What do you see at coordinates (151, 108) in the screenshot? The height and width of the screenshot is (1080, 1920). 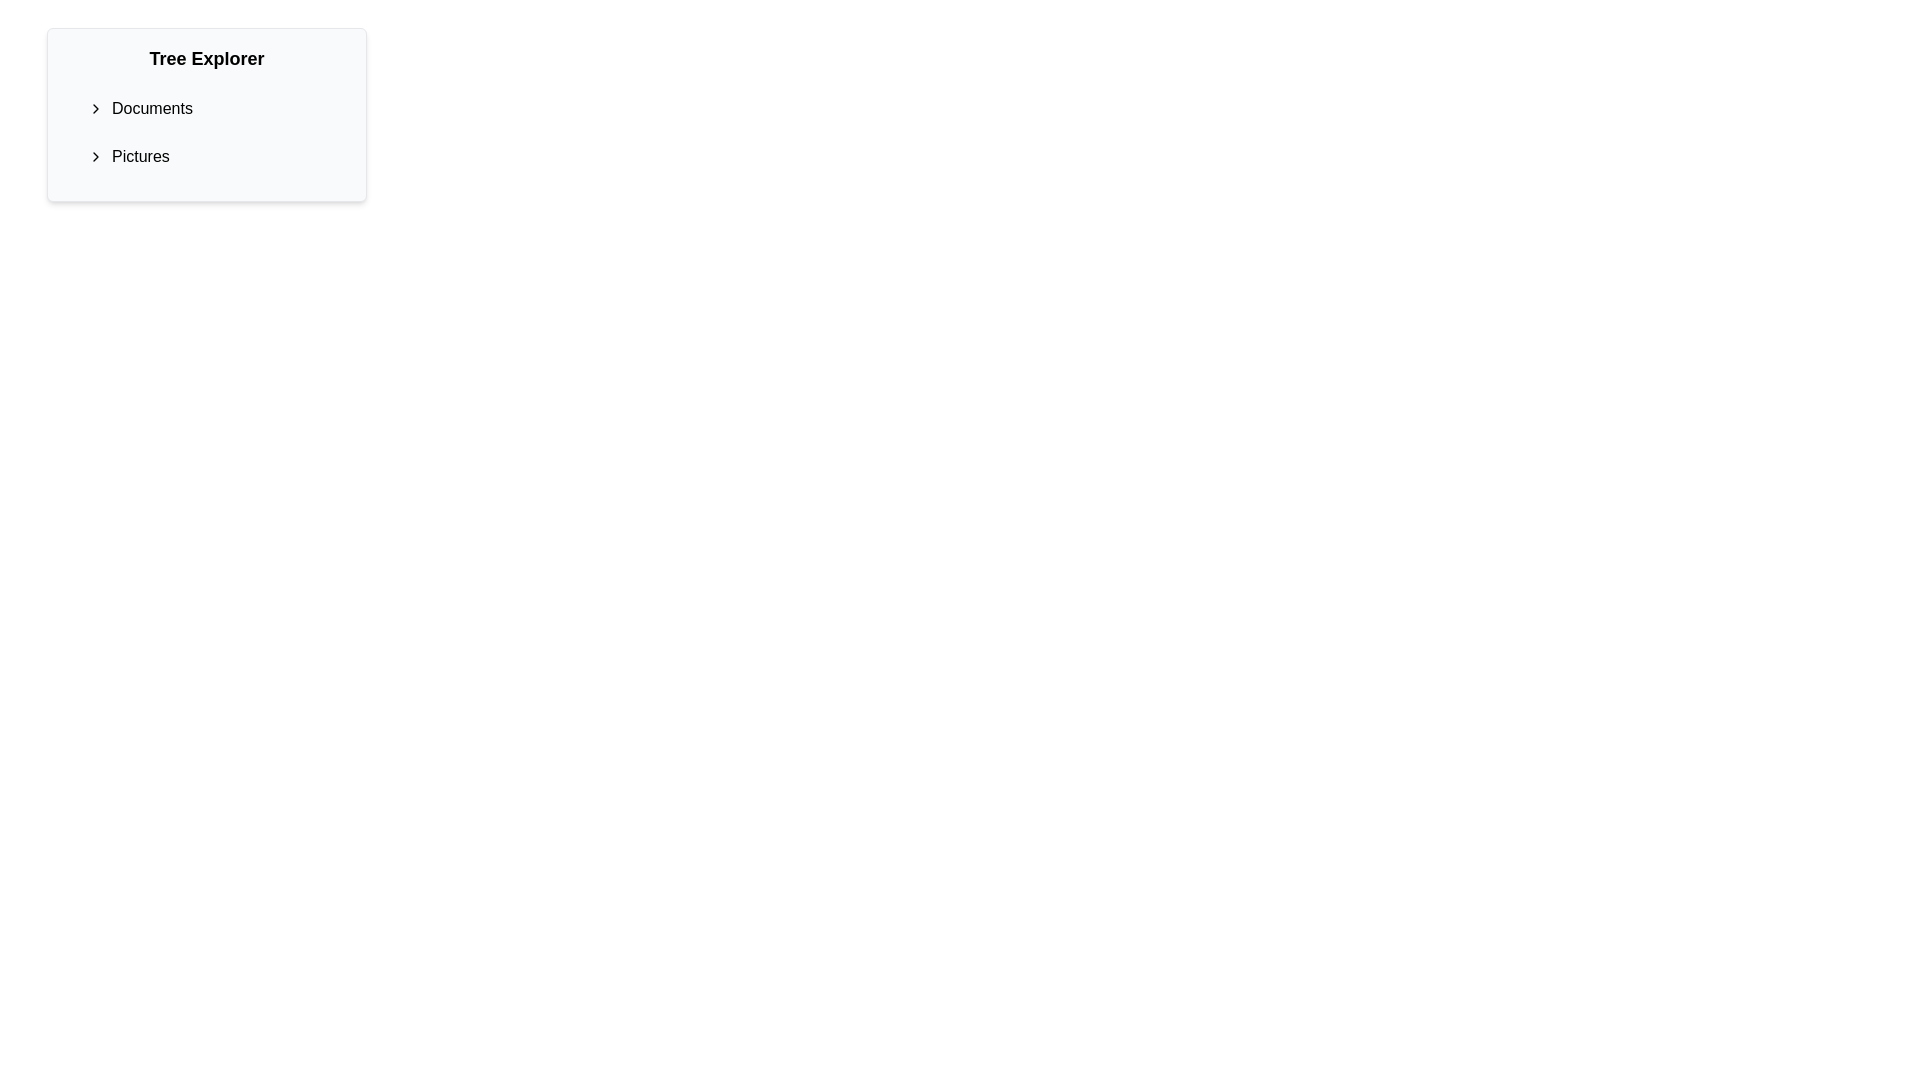 I see `the 'Documents' text item in the navigation menu, which is styled in black on a white background, located under the 'Tree Explorer' heading` at bounding box center [151, 108].